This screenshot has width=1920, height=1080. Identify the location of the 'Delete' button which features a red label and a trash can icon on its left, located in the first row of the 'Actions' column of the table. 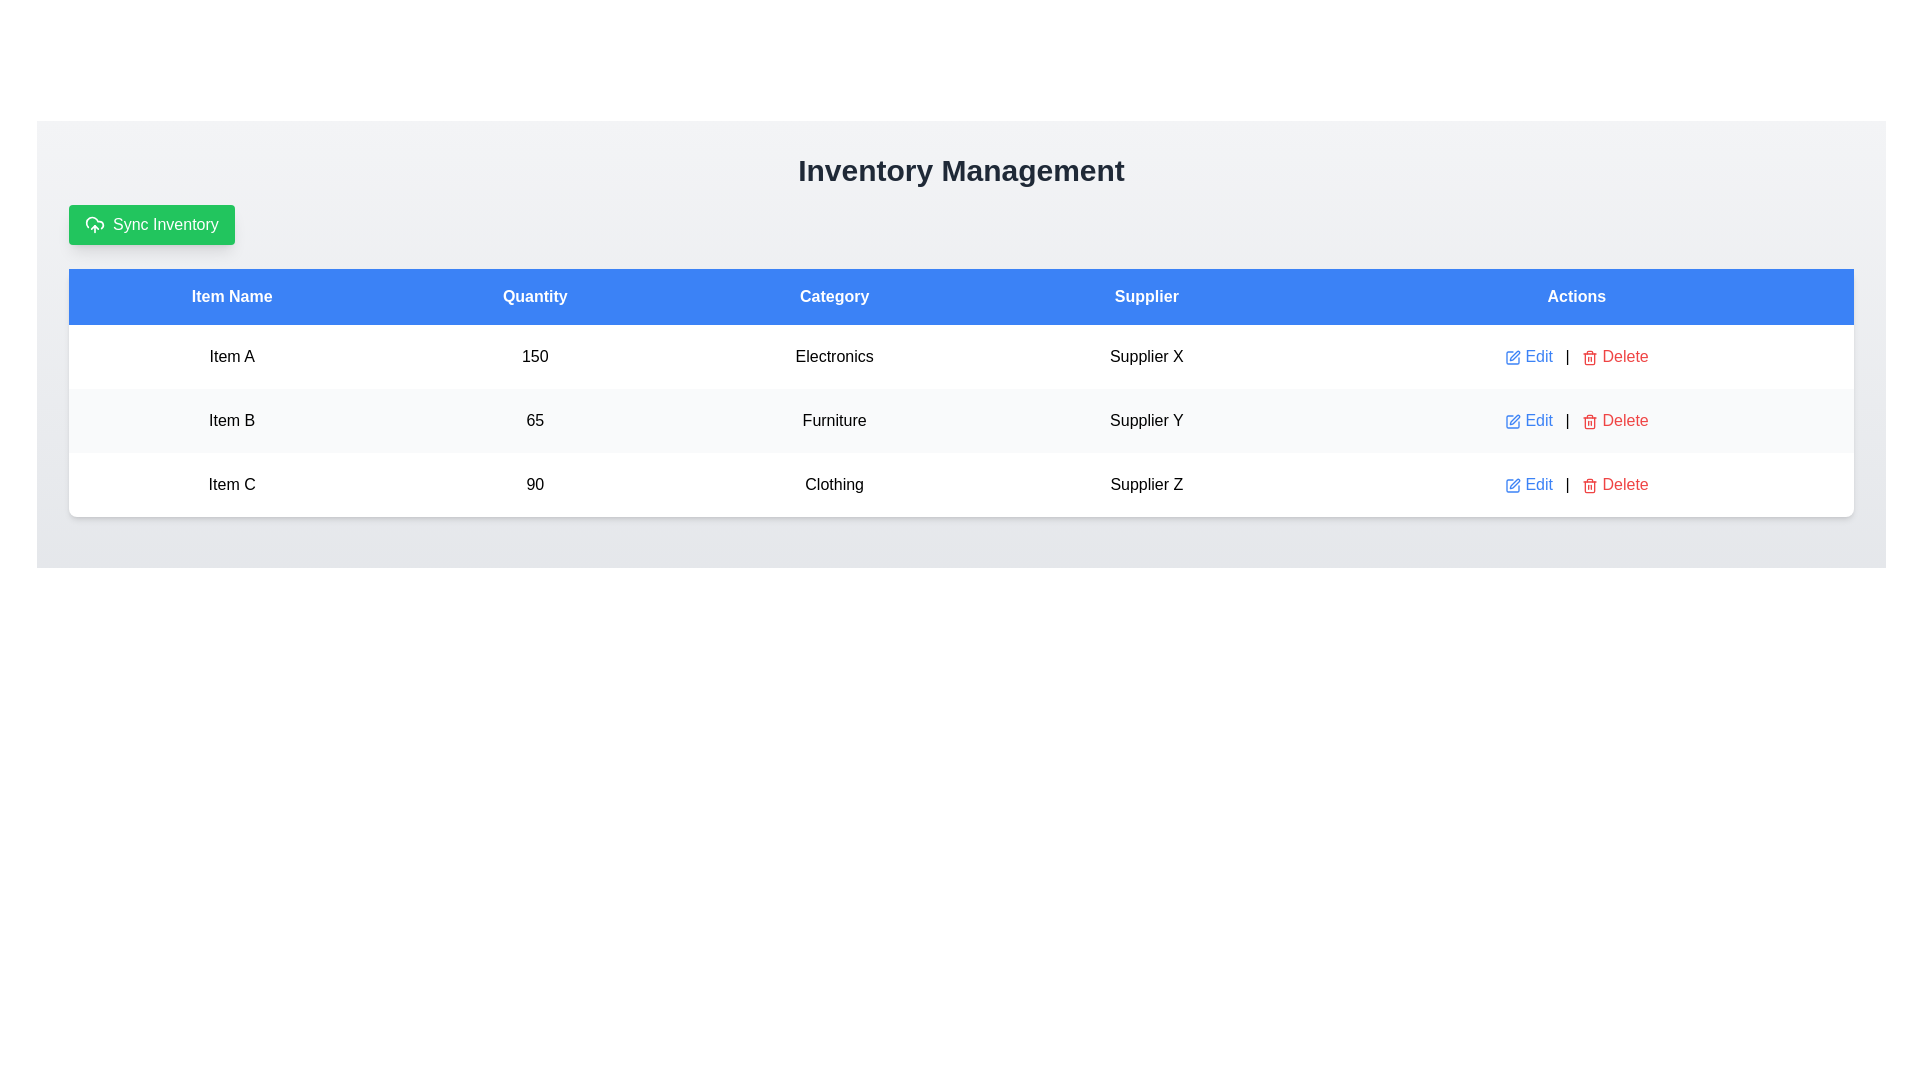
(1615, 356).